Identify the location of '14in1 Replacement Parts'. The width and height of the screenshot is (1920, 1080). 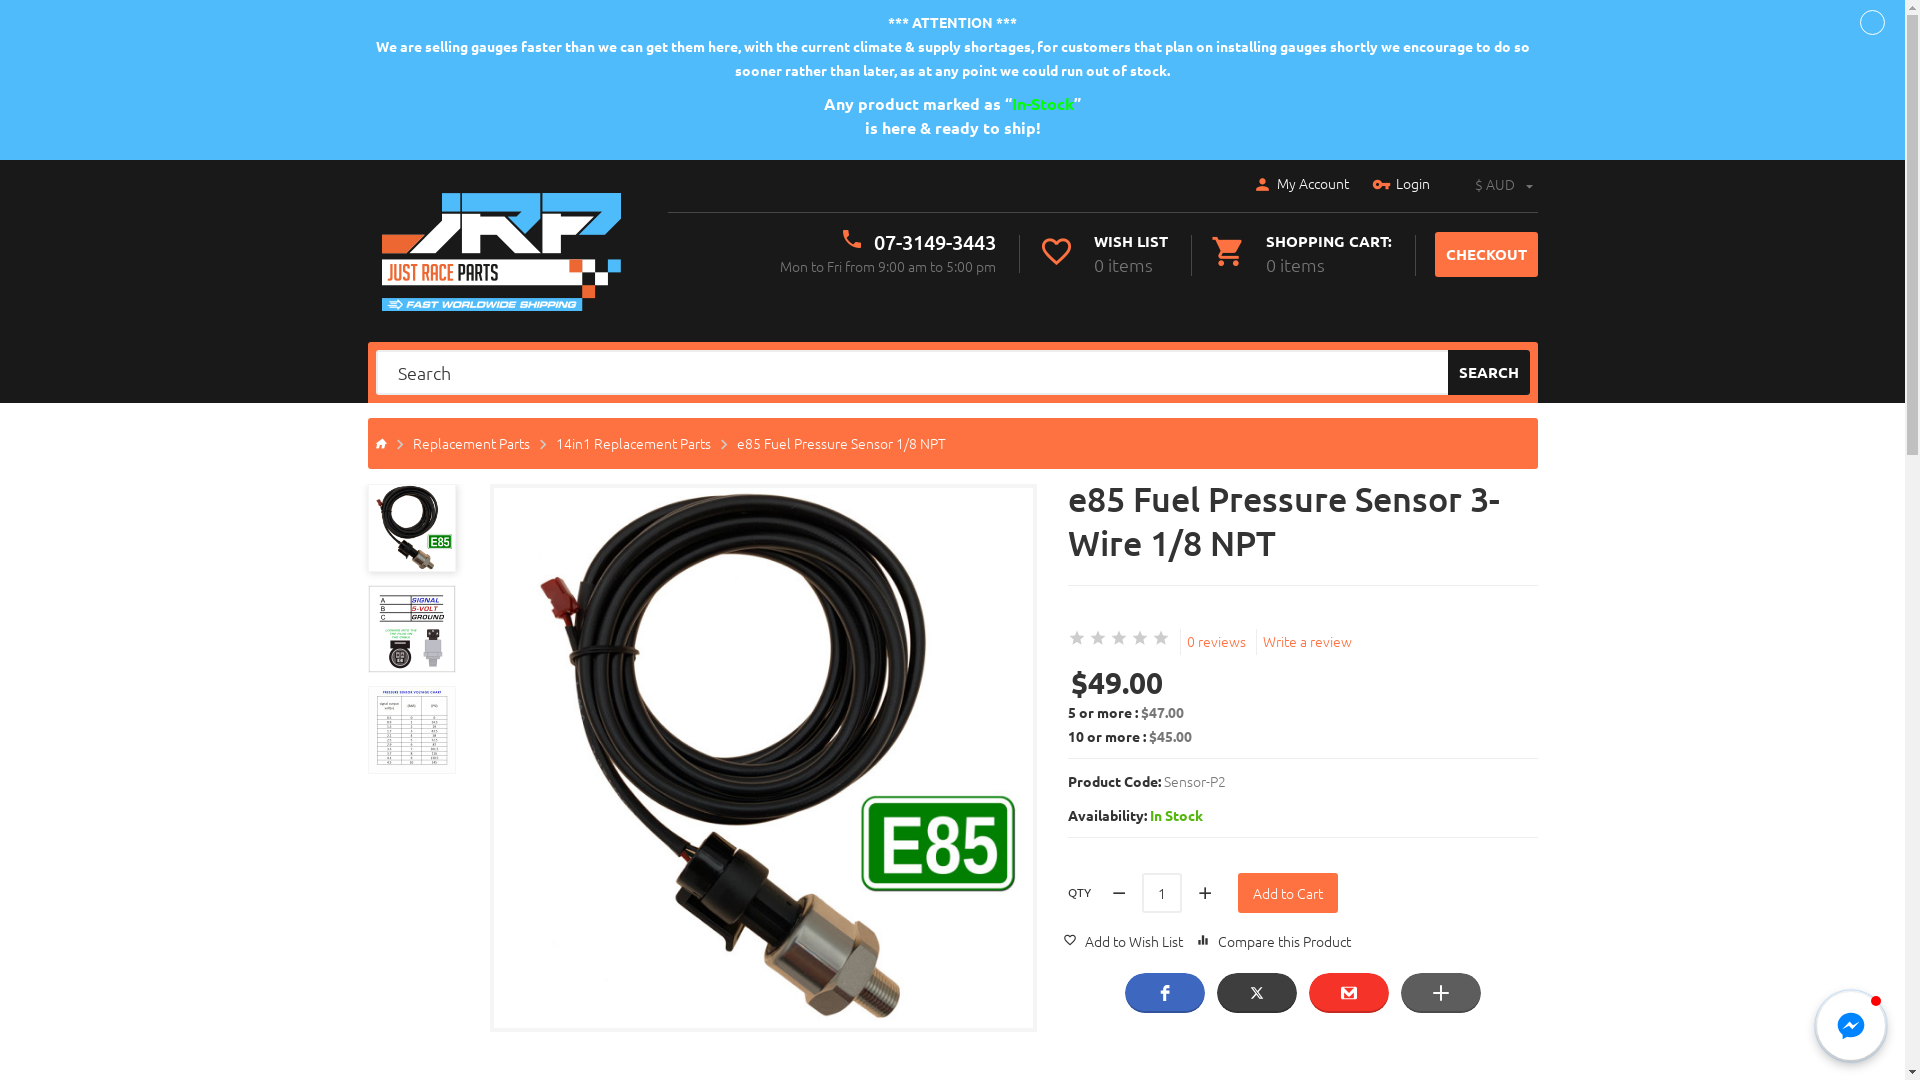
(632, 442).